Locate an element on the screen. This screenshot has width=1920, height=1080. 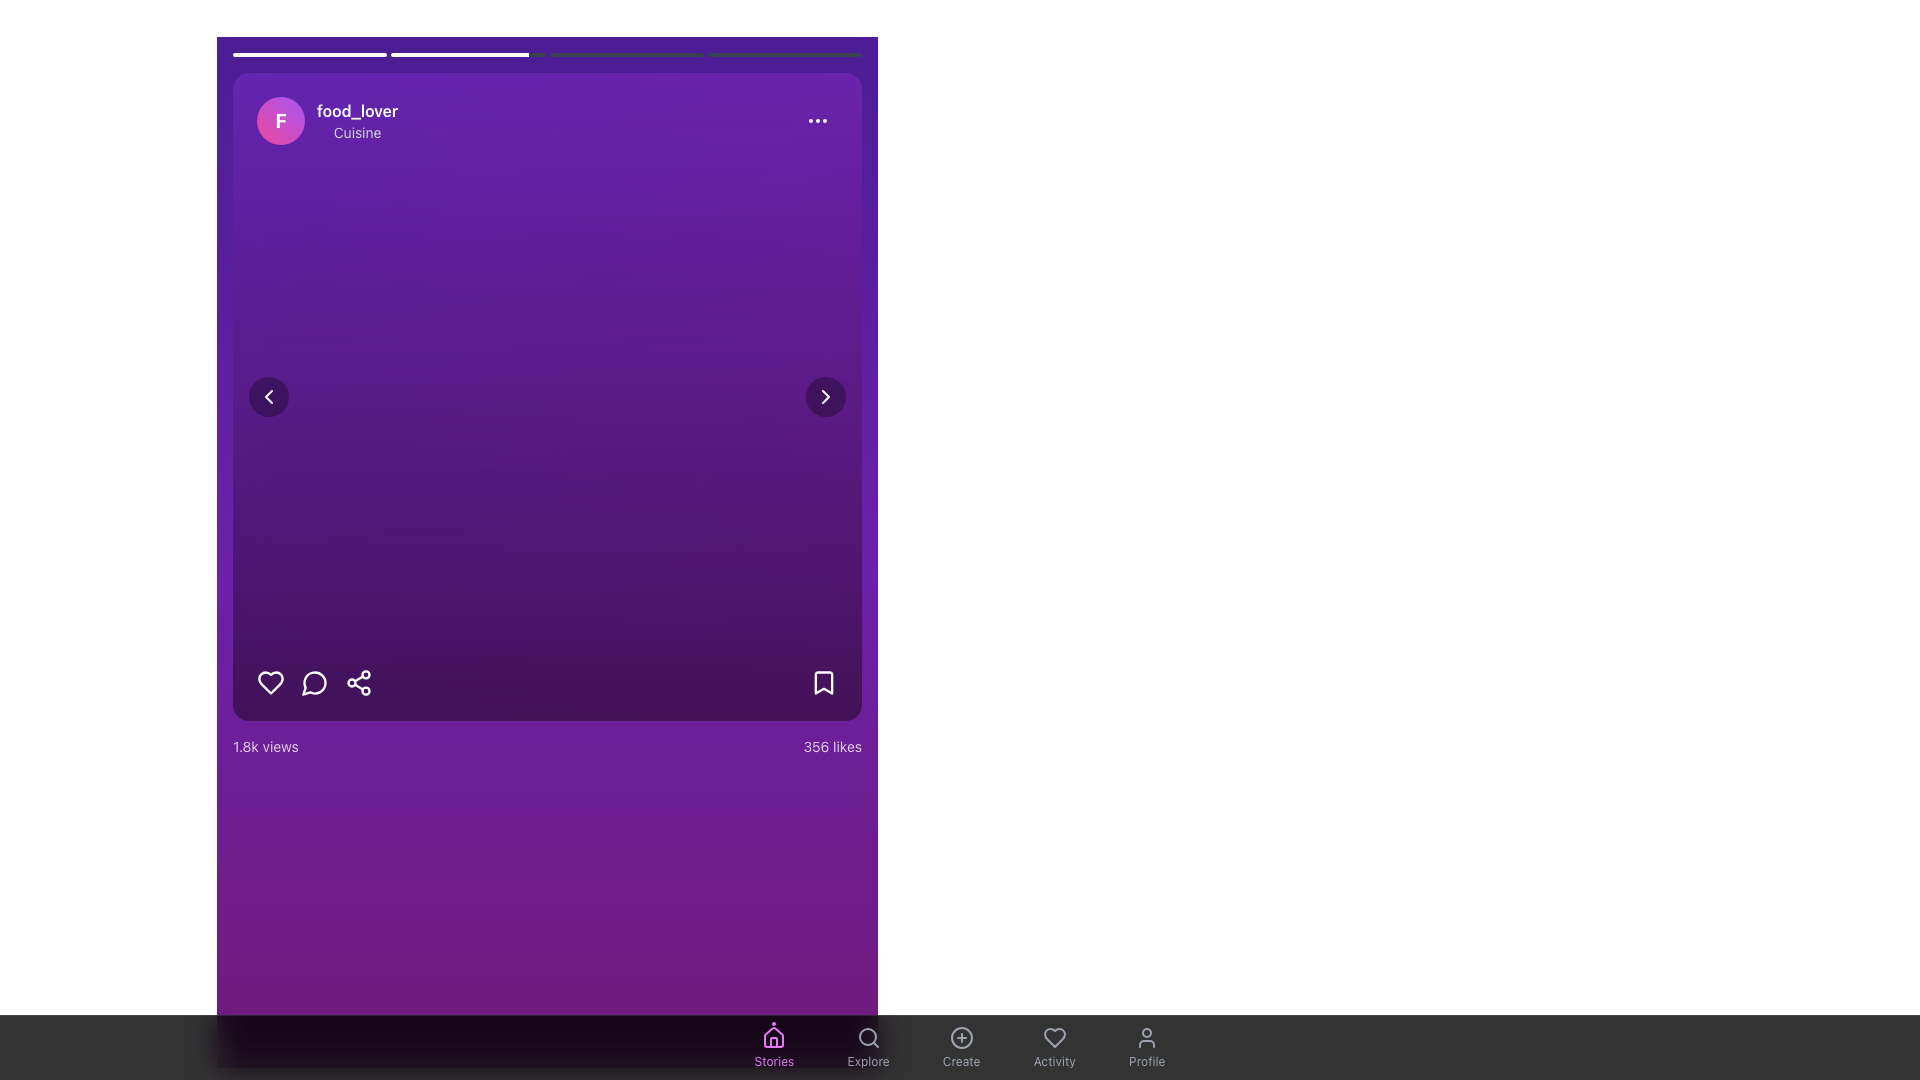
the bookmarking icon button located in the bottom-right area of the card interface is located at coordinates (824, 681).